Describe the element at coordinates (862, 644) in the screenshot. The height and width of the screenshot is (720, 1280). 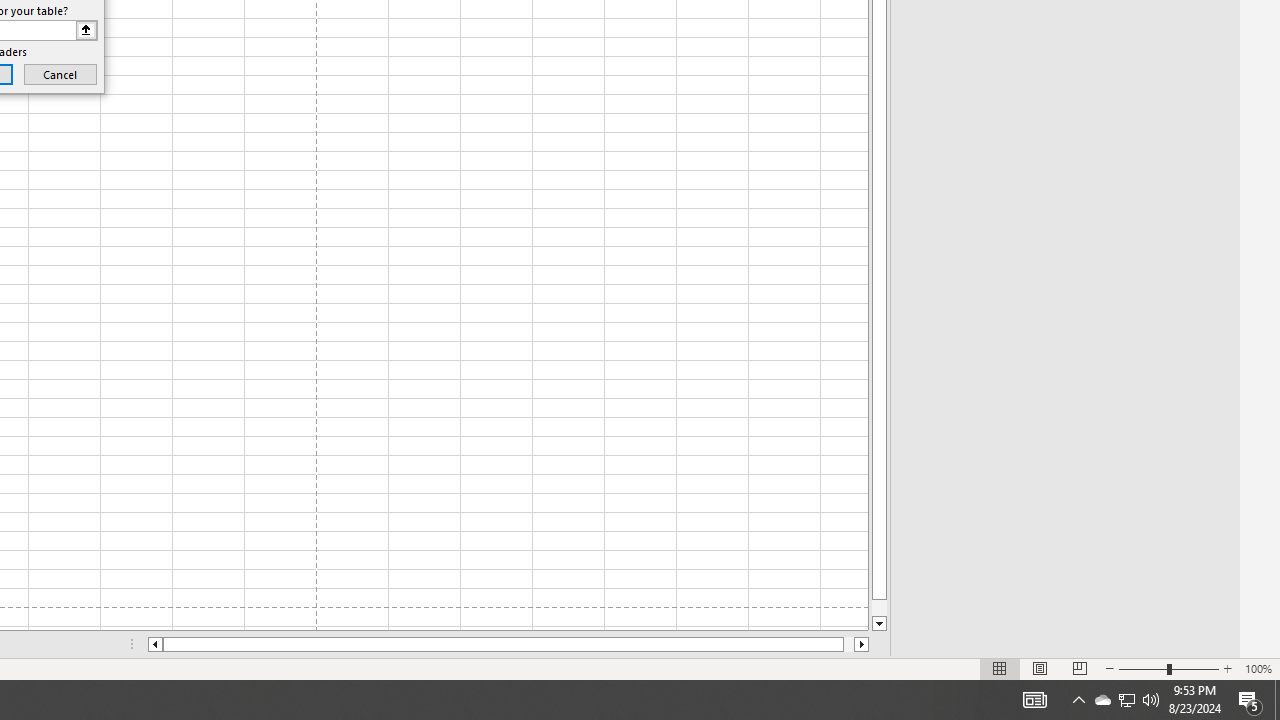
I see `'Column right'` at that location.